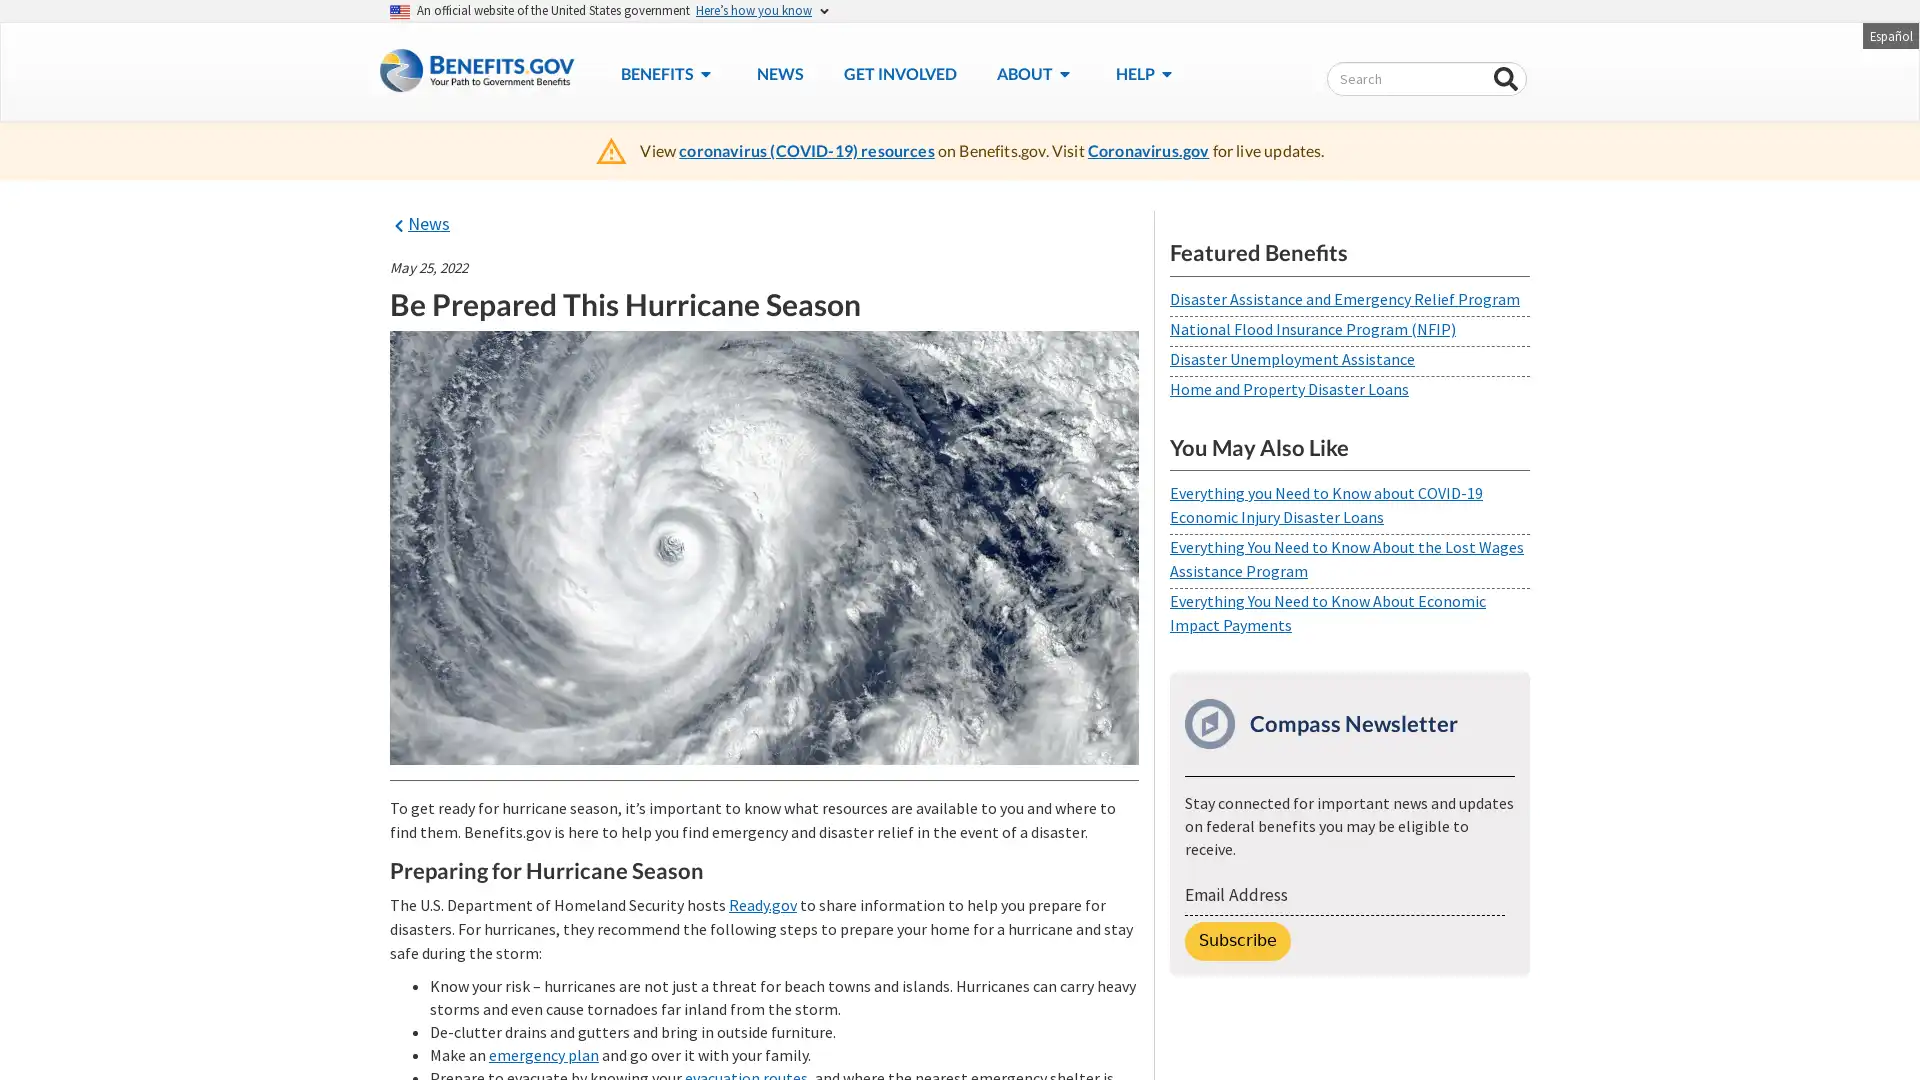  I want to click on GET INVOLVED, so click(898, 72).